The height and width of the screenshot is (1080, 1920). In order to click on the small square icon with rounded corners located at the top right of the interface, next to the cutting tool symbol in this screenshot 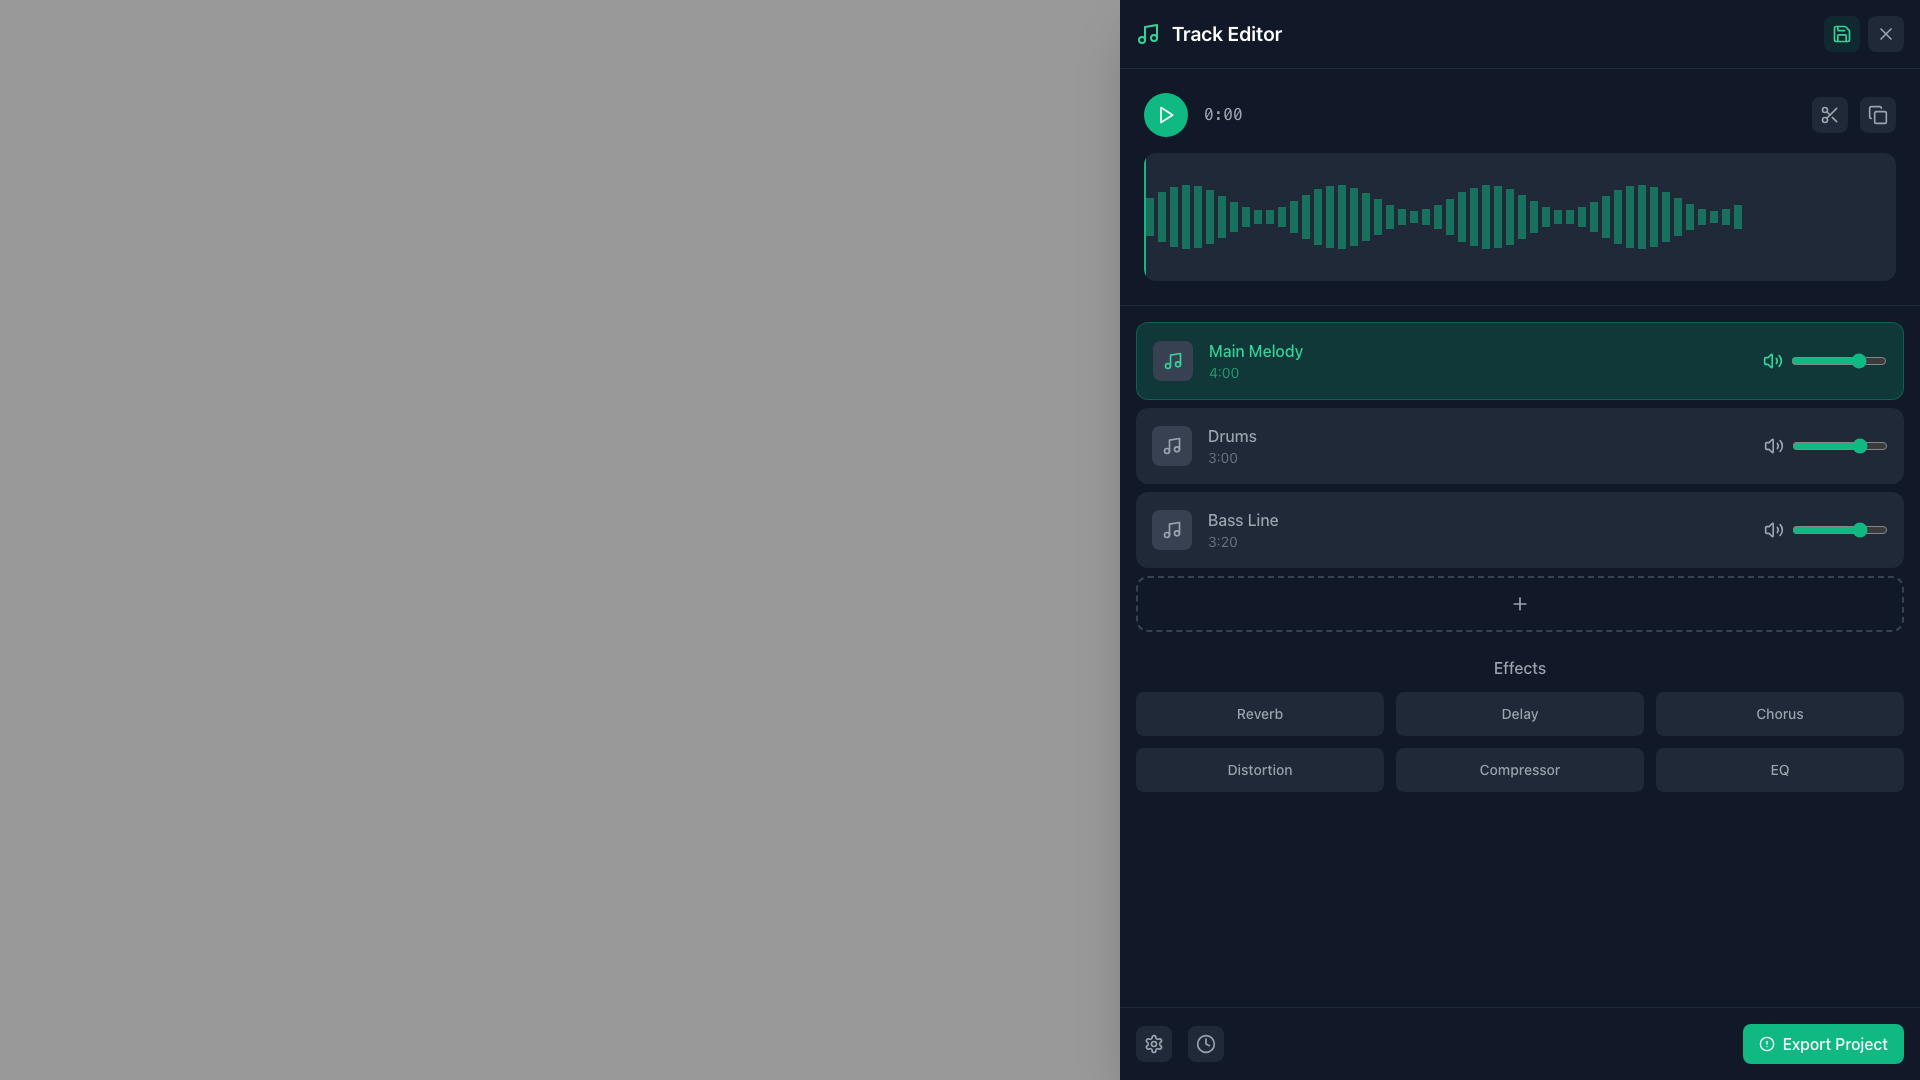, I will do `click(1879, 117)`.